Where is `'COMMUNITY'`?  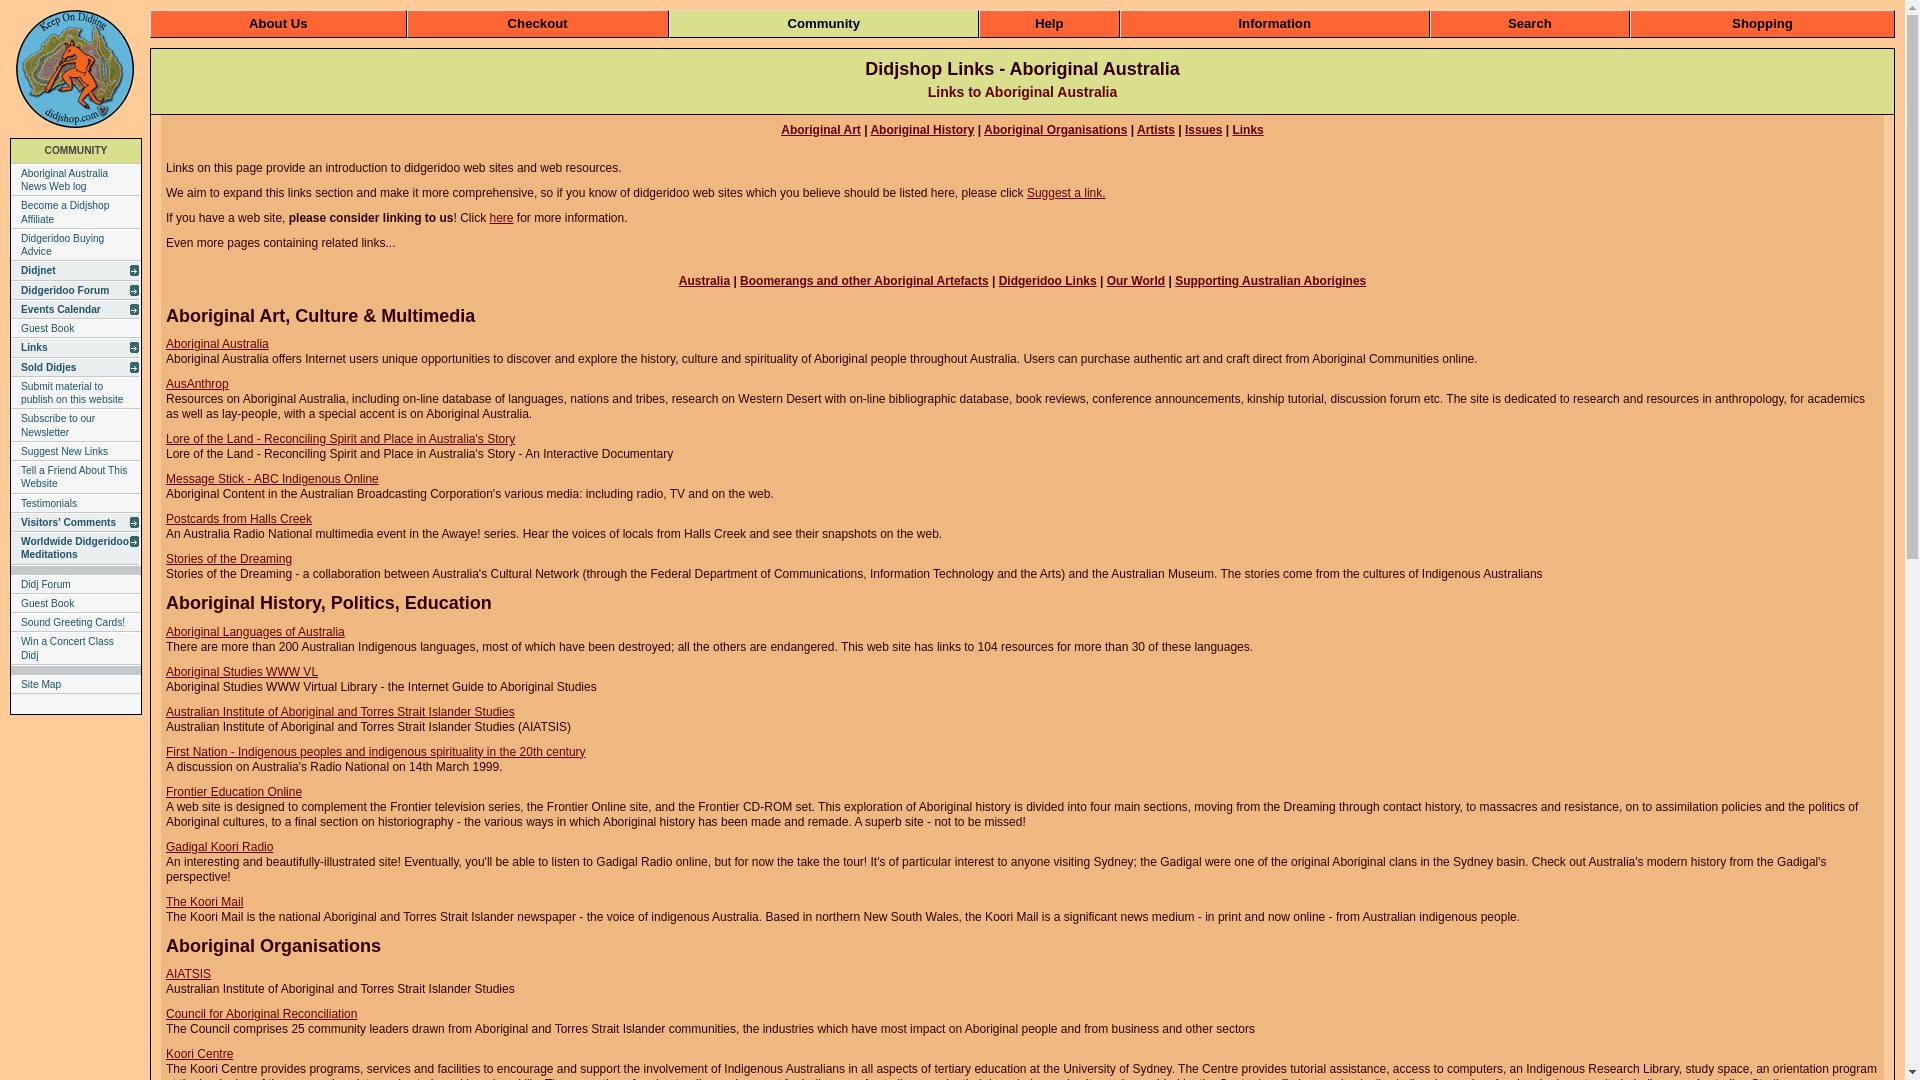
'COMMUNITY' is located at coordinates (76, 149).